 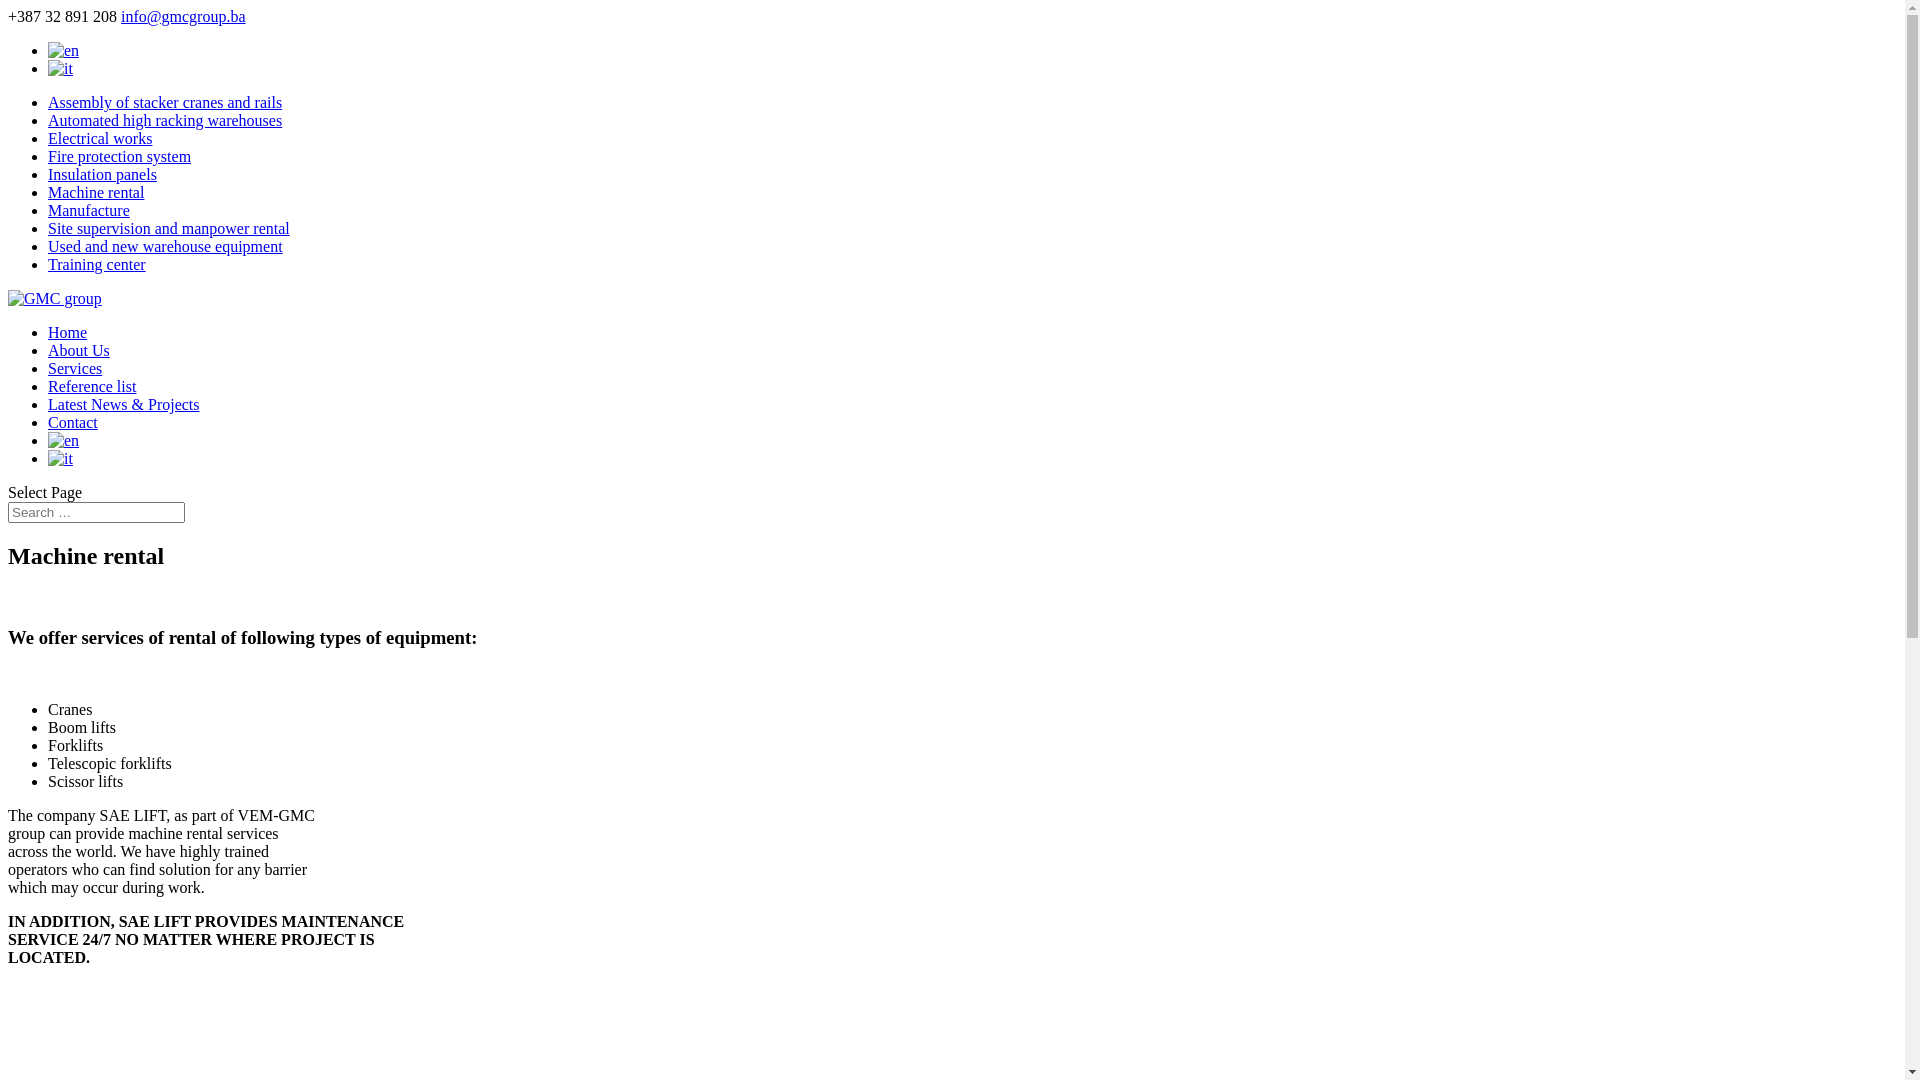 I want to click on 'Search for:', so click(x=95, y=511).